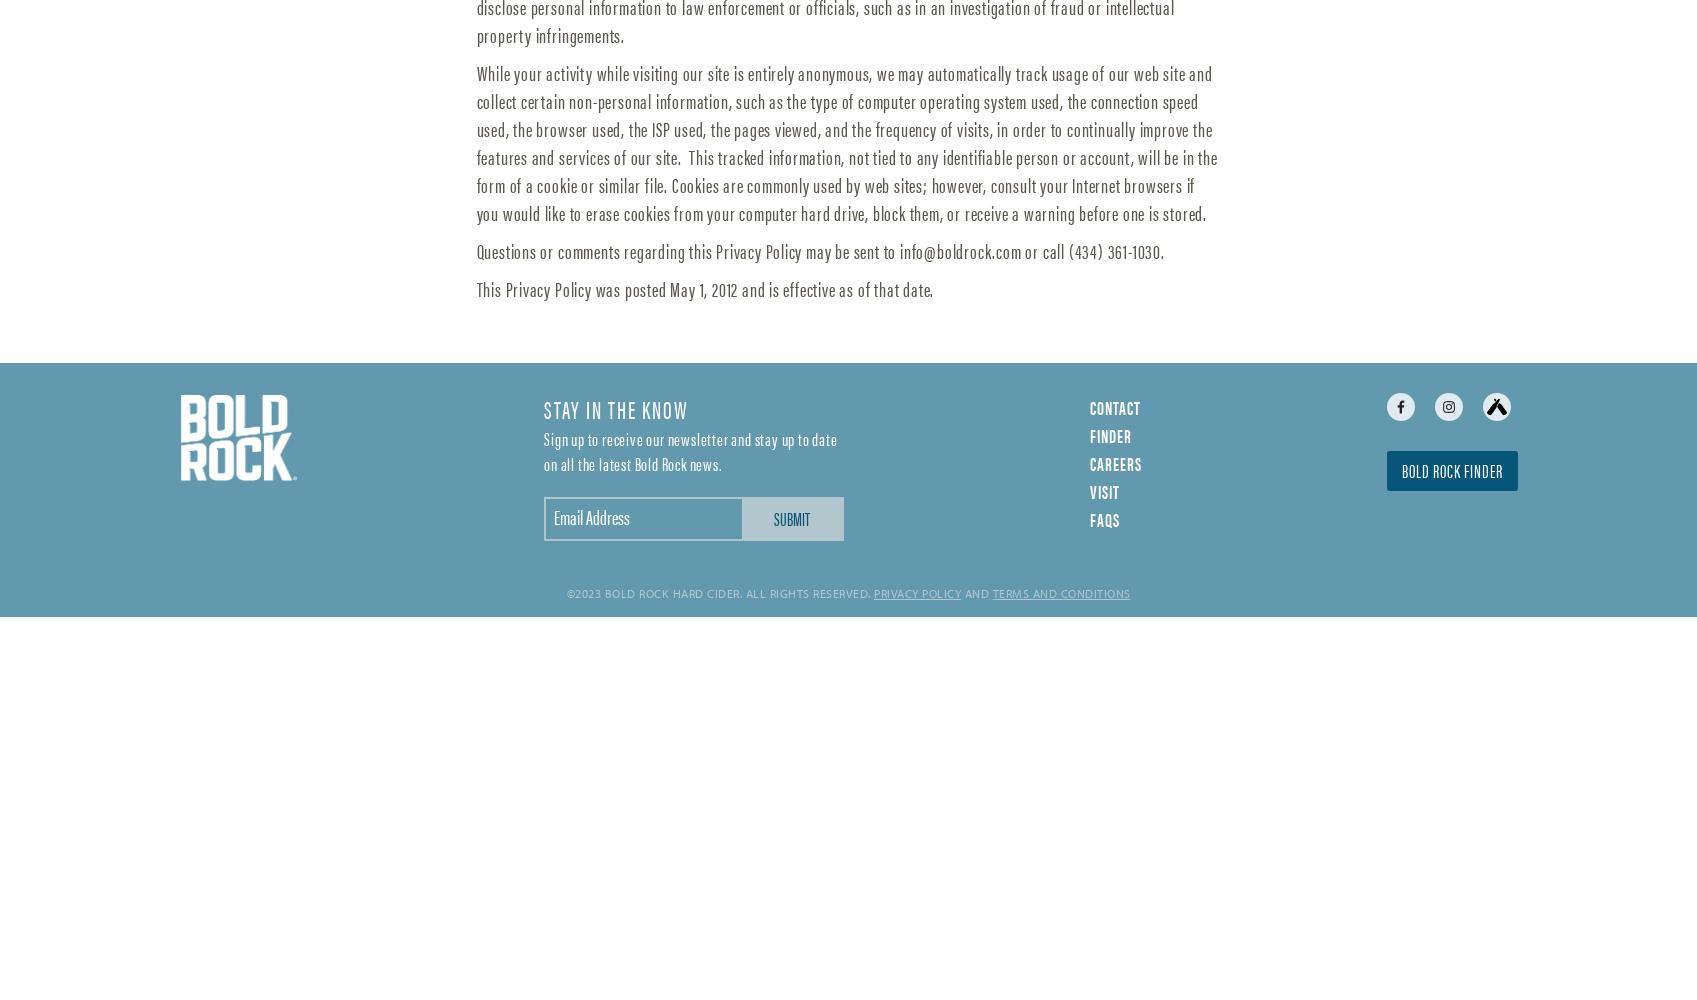 The height and width of the screenshot is (1000, 1697). Describe the element at coordinates (819, 248) in the screenshot. I see `'Questions or comments regarding this Privacy Policy may be sent to info@boldrock.com or call (434) 361-1030.'` at that location.